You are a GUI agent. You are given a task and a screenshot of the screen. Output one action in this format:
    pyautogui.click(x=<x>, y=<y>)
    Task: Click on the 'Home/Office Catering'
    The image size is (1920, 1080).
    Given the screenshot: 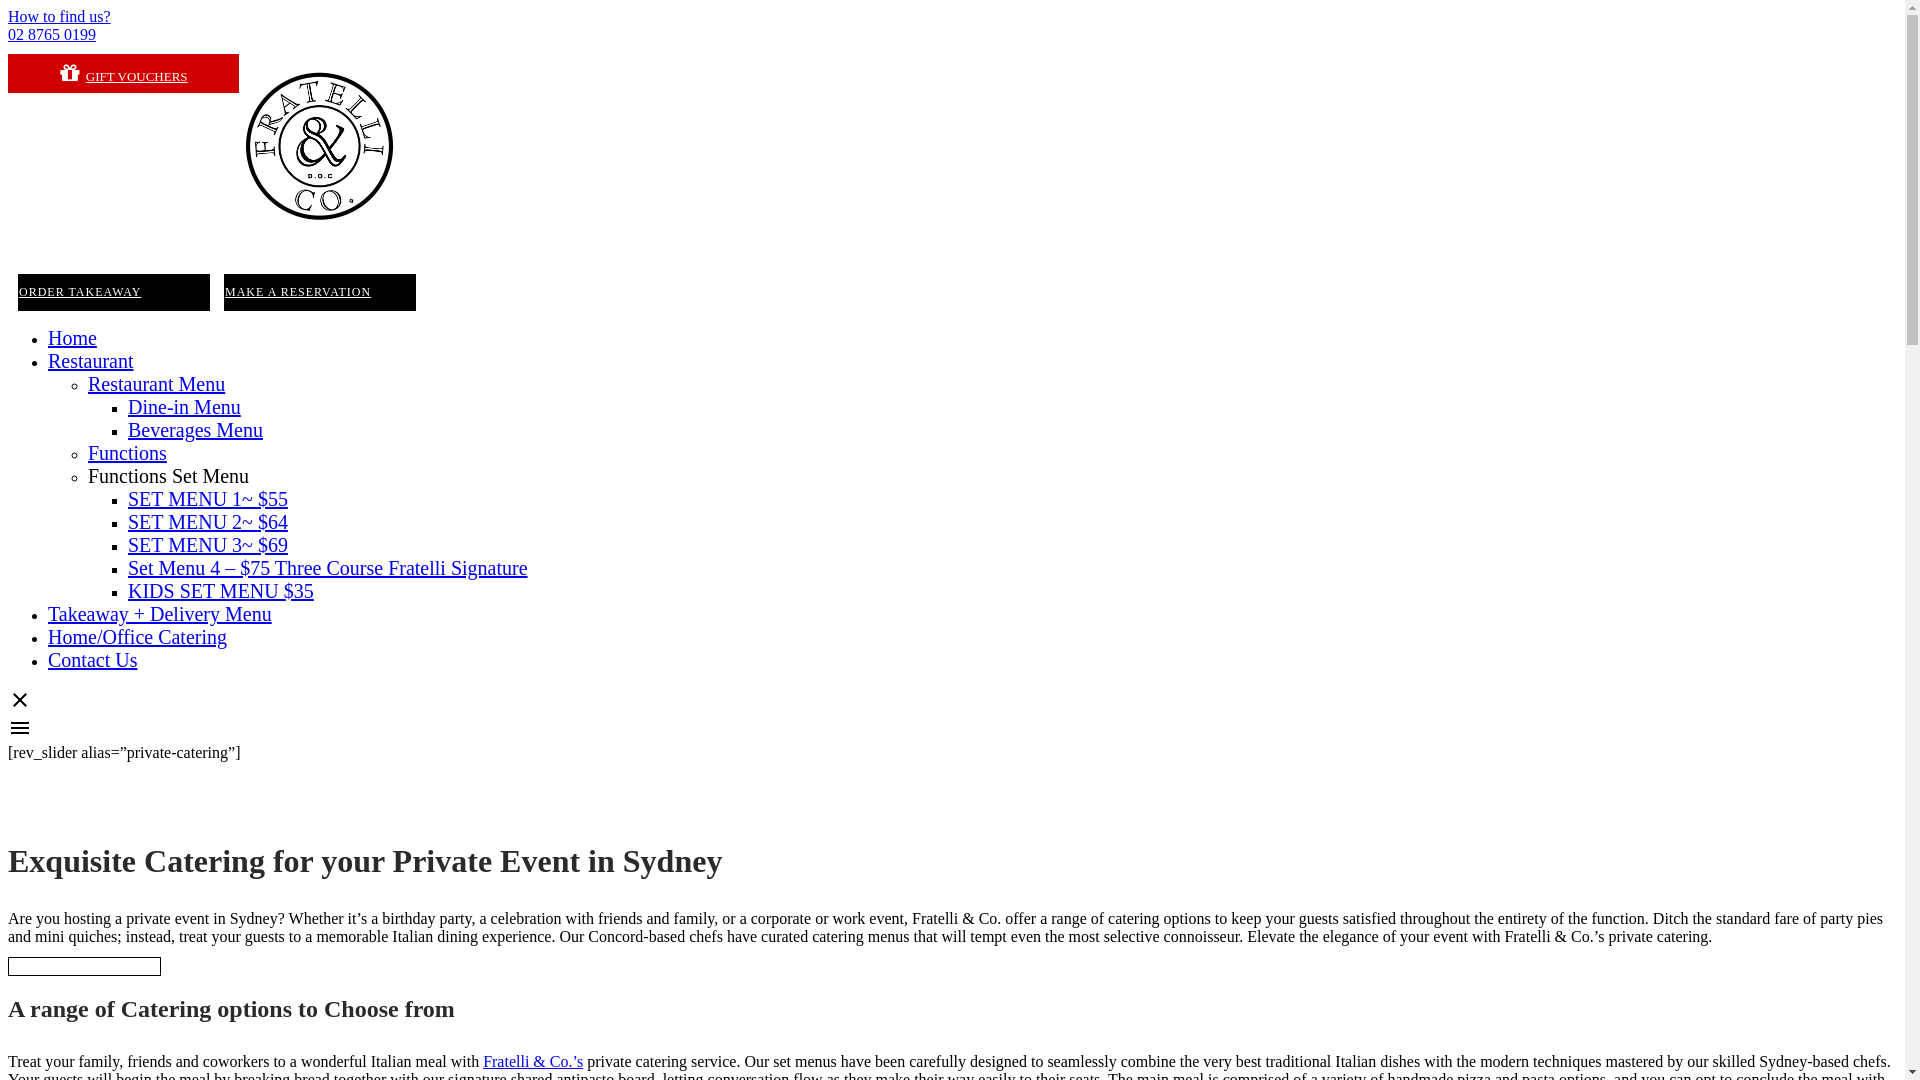 What is the action you would take?
    pyautogui.click(x=136, y=636)
    